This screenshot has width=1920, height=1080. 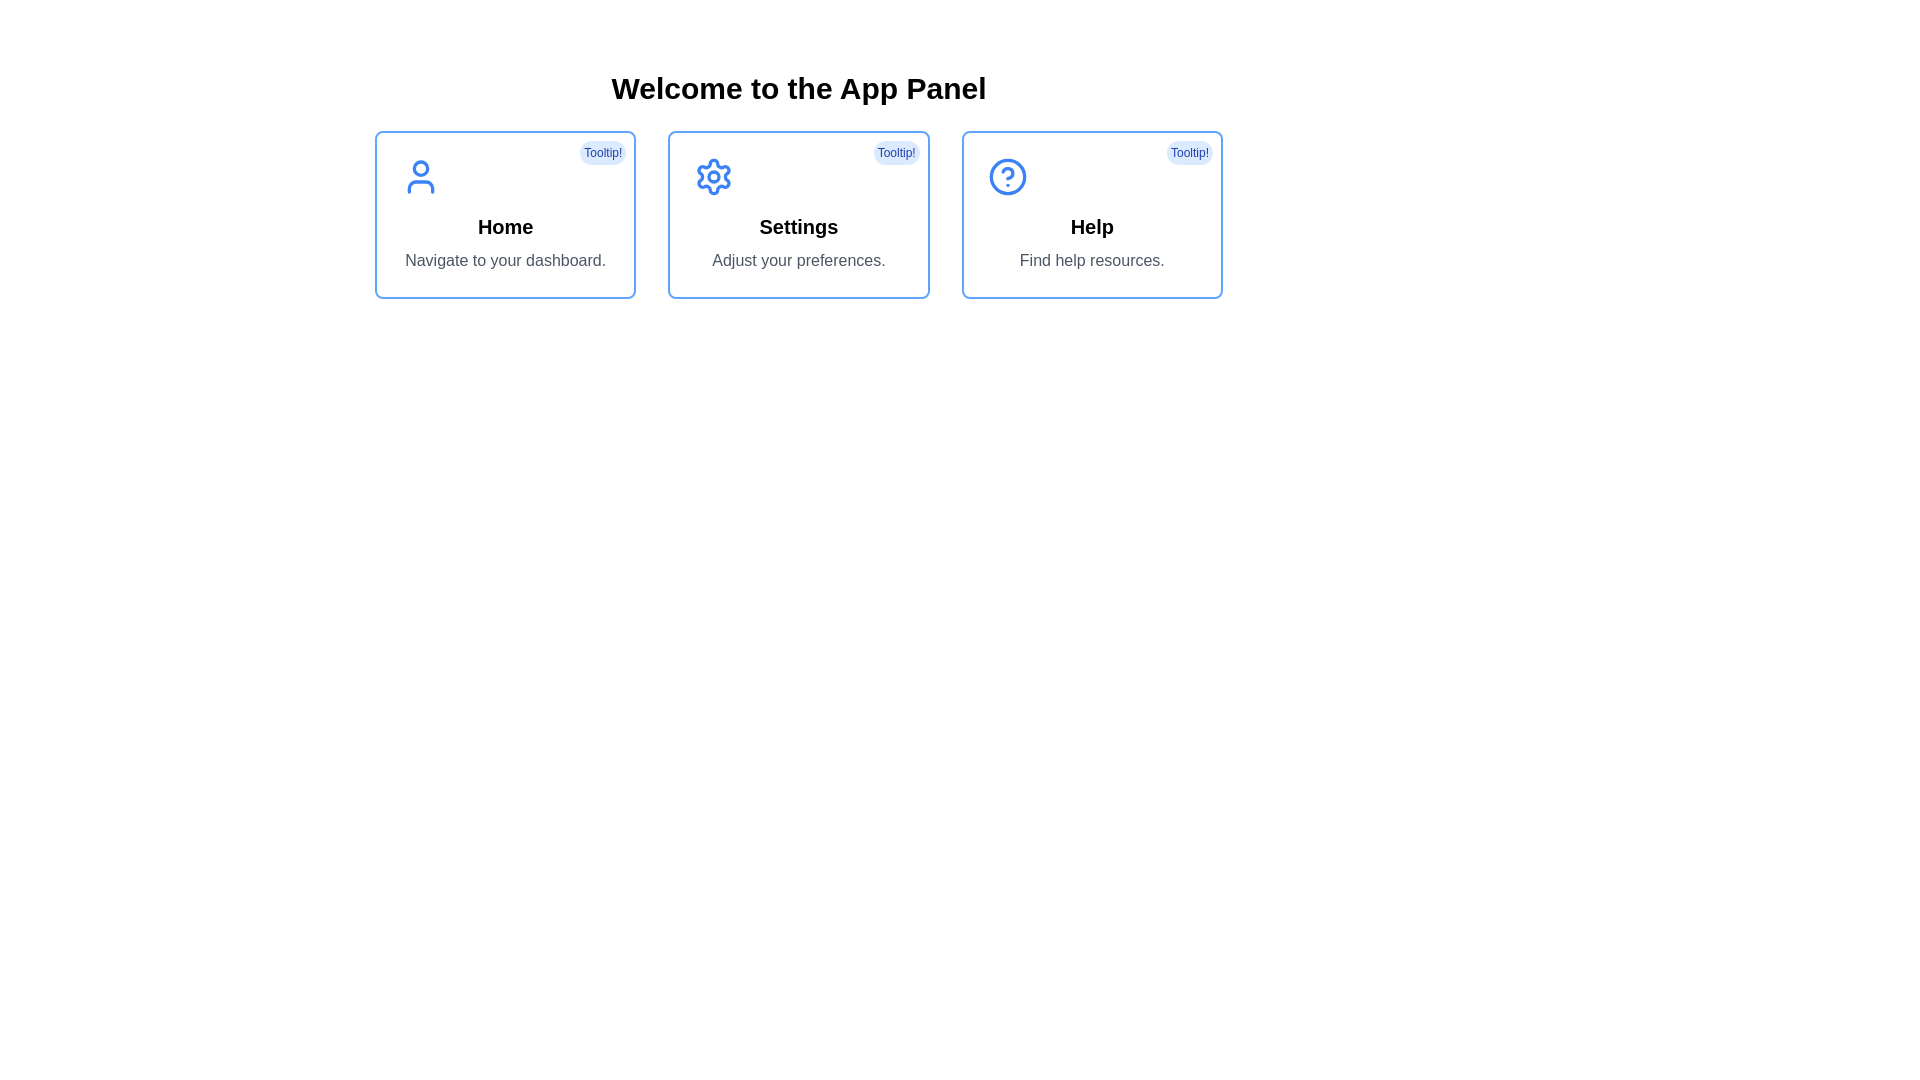 I want to click on supplementary descriptive text label located at the bottom of the 'Help' card, positioned directly below the larger text 'Help', so click(x=1091, y=260).